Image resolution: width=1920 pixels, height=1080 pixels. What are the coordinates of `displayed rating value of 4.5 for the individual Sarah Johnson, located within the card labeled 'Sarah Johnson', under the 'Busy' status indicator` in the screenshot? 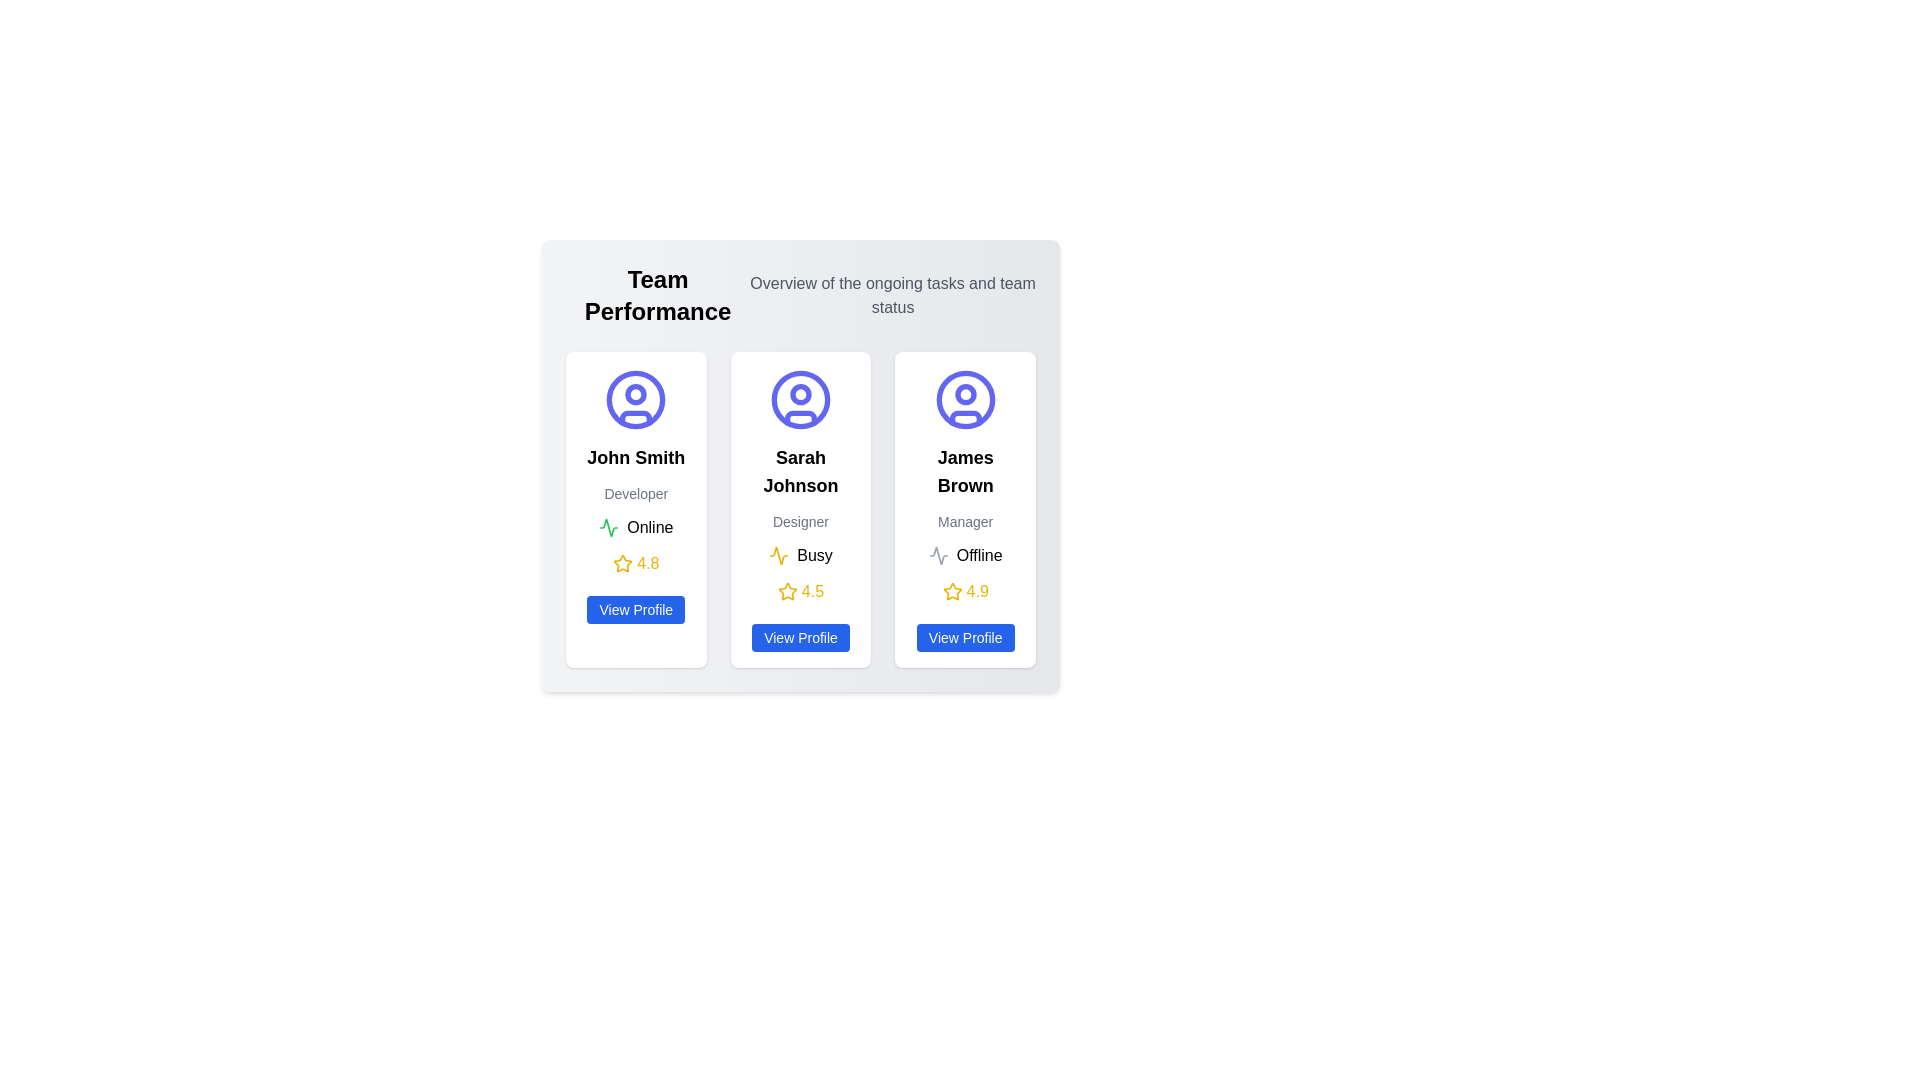 It's located at (801, 590).